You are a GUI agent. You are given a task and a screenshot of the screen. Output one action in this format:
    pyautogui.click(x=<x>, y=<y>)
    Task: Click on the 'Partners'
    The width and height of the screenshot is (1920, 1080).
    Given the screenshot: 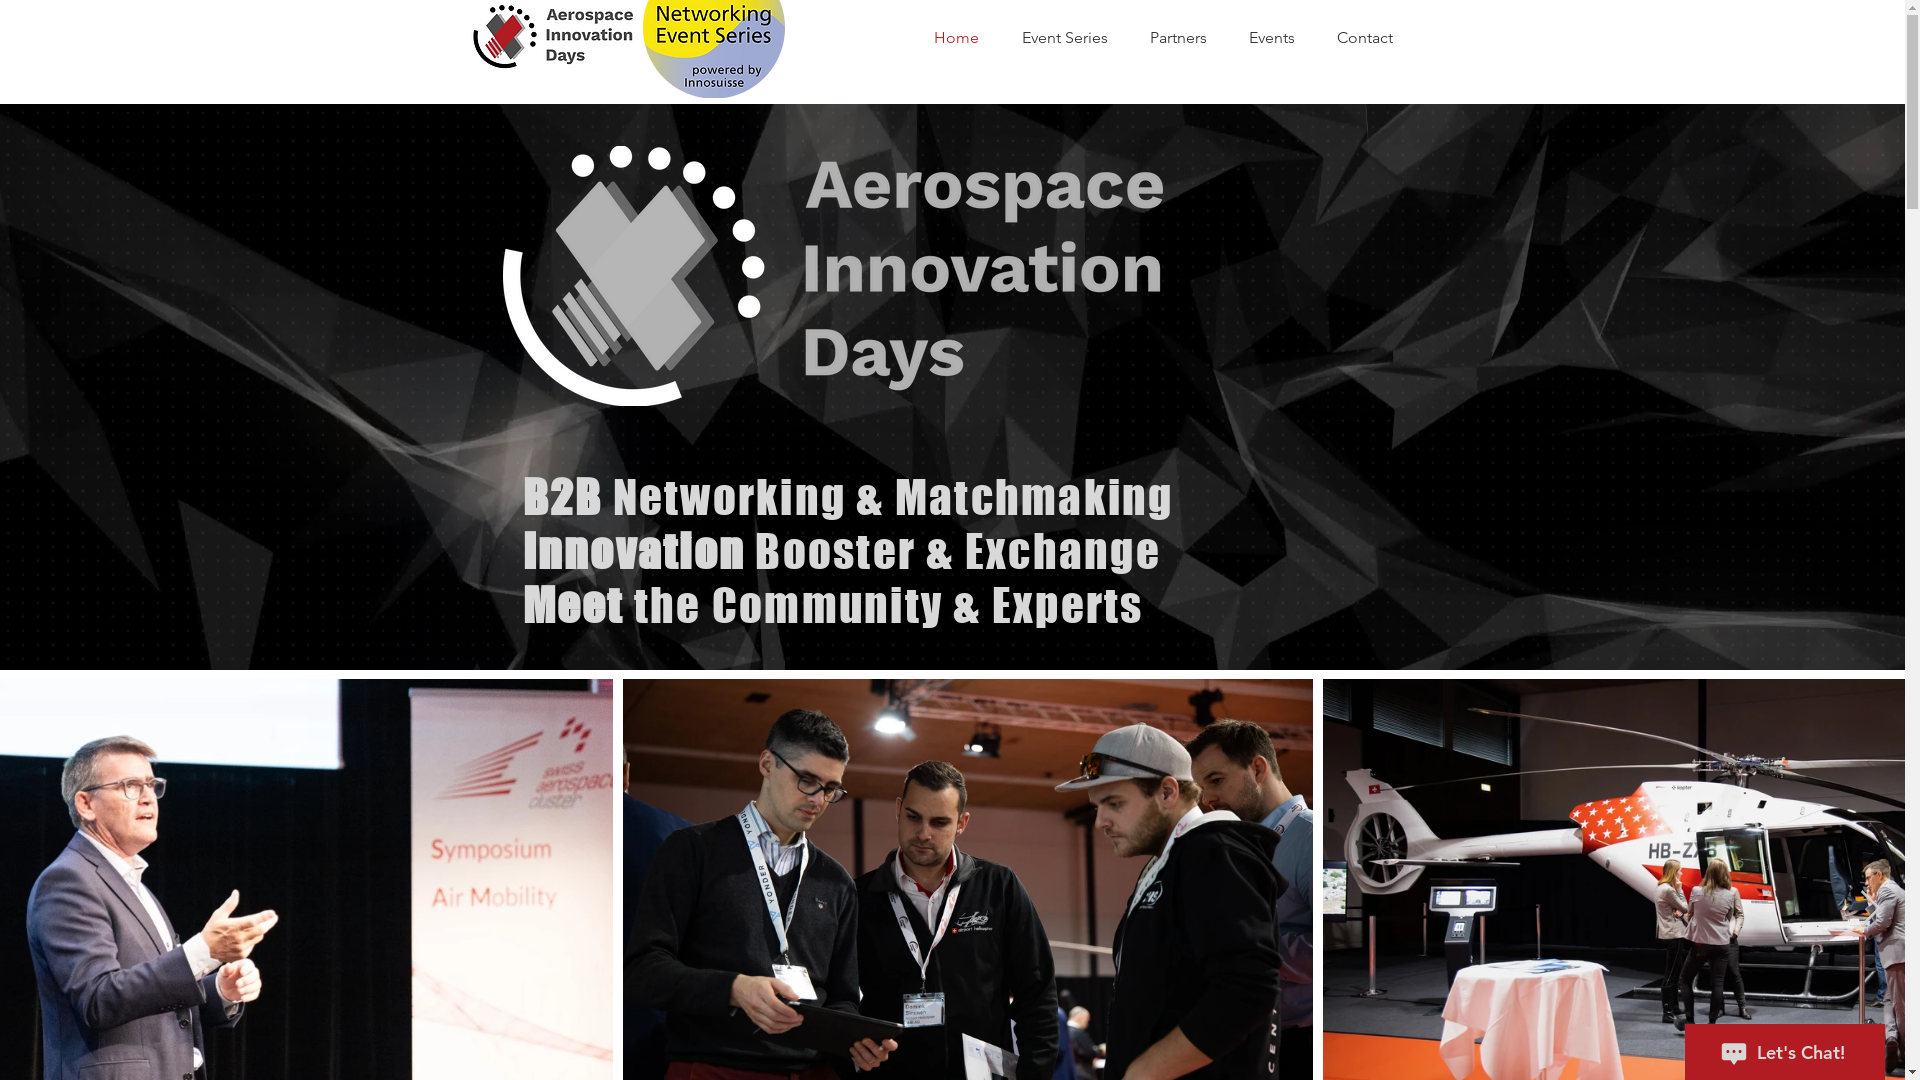 What is the action you would take?
    pyautogui.click(x=1189, y=37)
    